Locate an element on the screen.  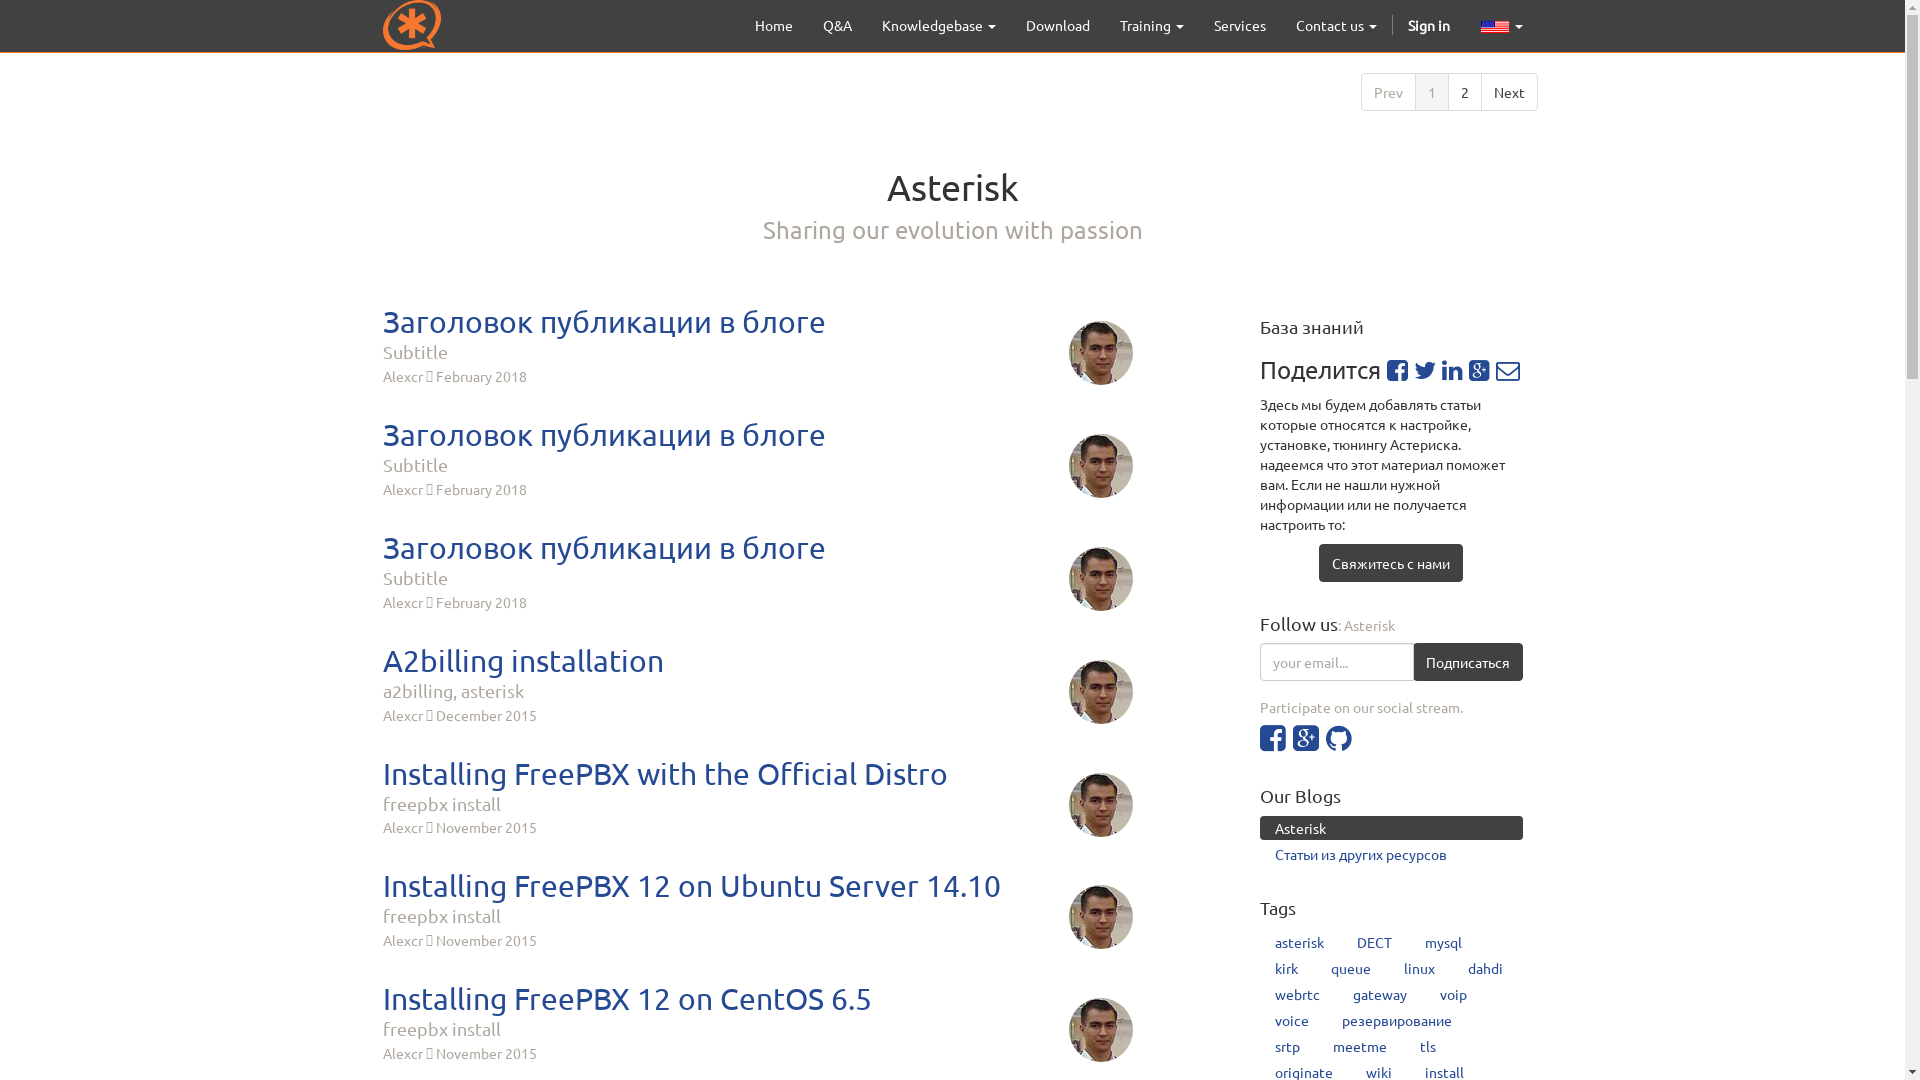
'Asterisk Service' is located at coordinates (410, 24).